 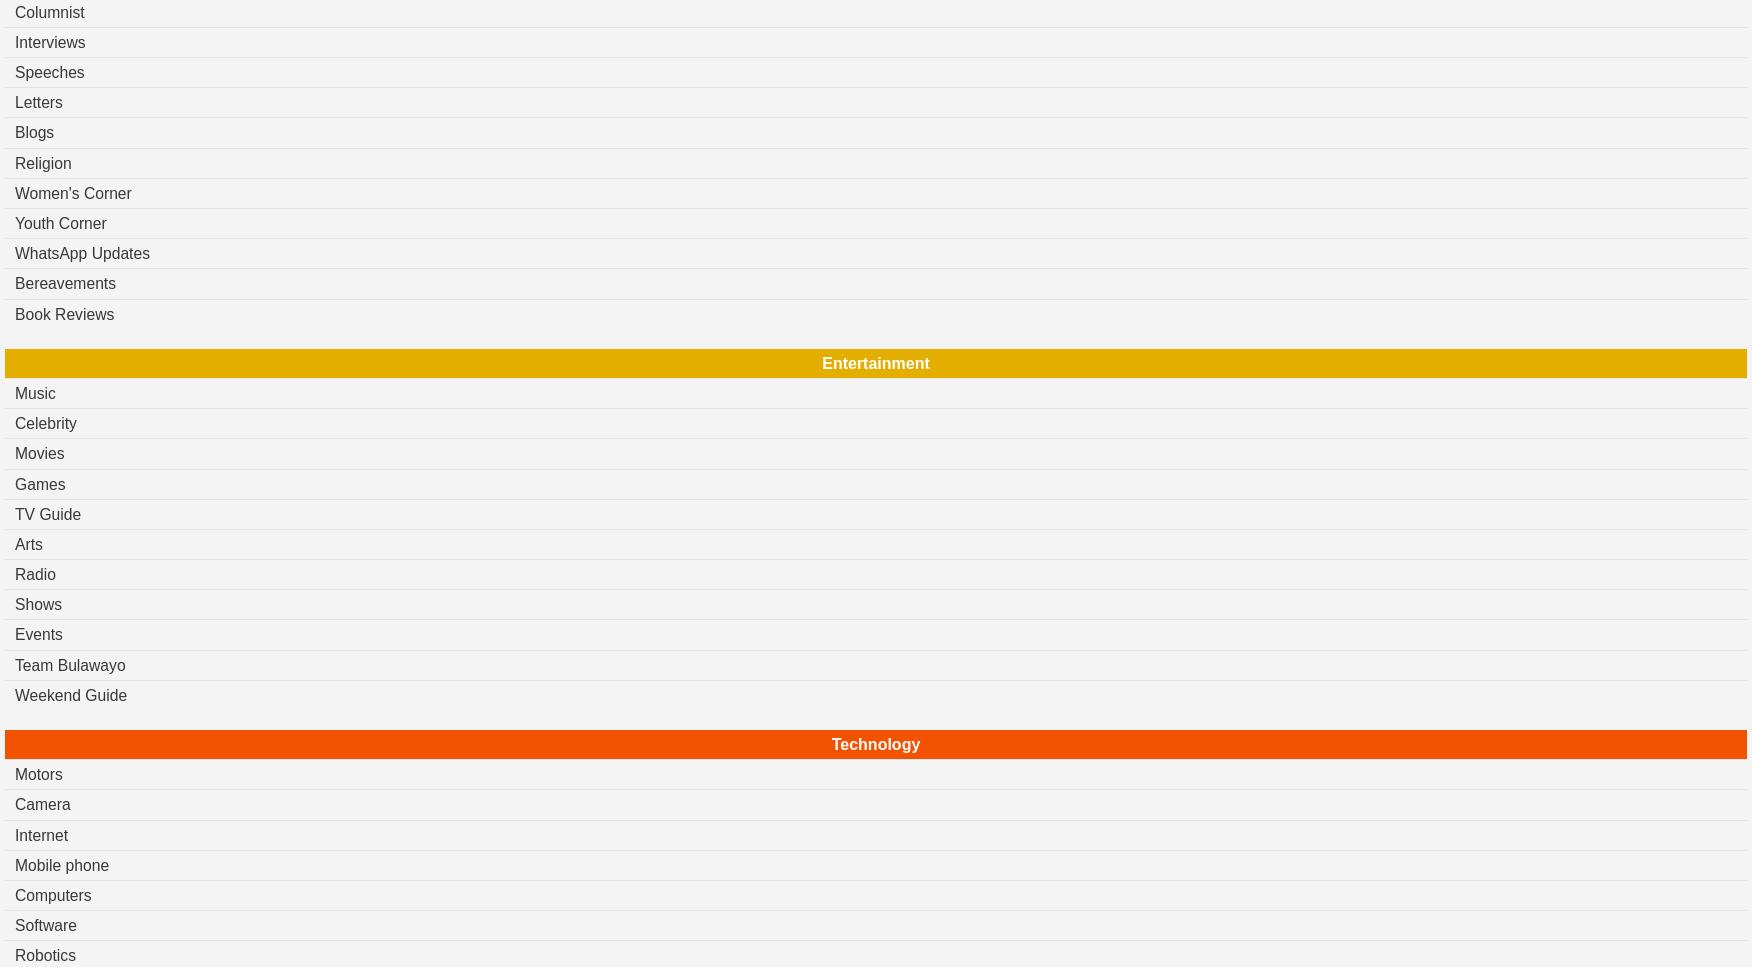 What do you see at coordinates (60, 222) in the screenshot?
I see `'Youth Corner'` at bounding box center [60, 222].